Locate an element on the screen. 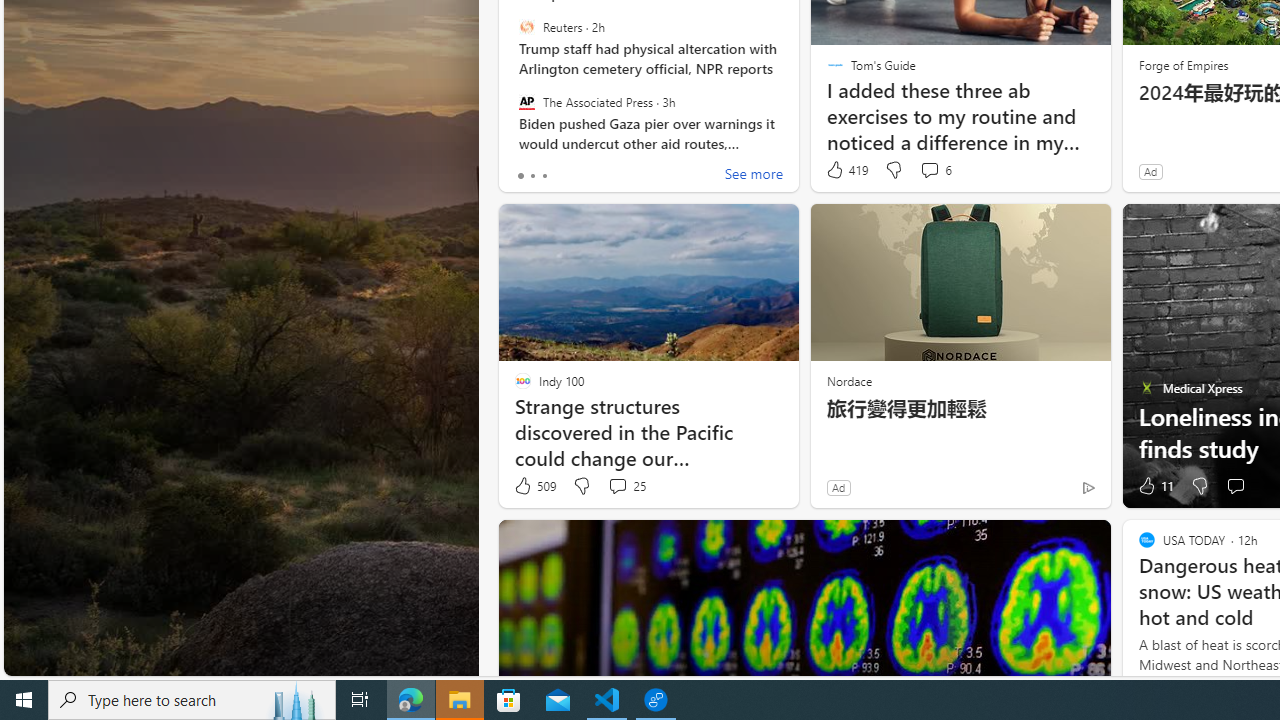  'View comments 6 Comment' is located at coordinates (928, 168).